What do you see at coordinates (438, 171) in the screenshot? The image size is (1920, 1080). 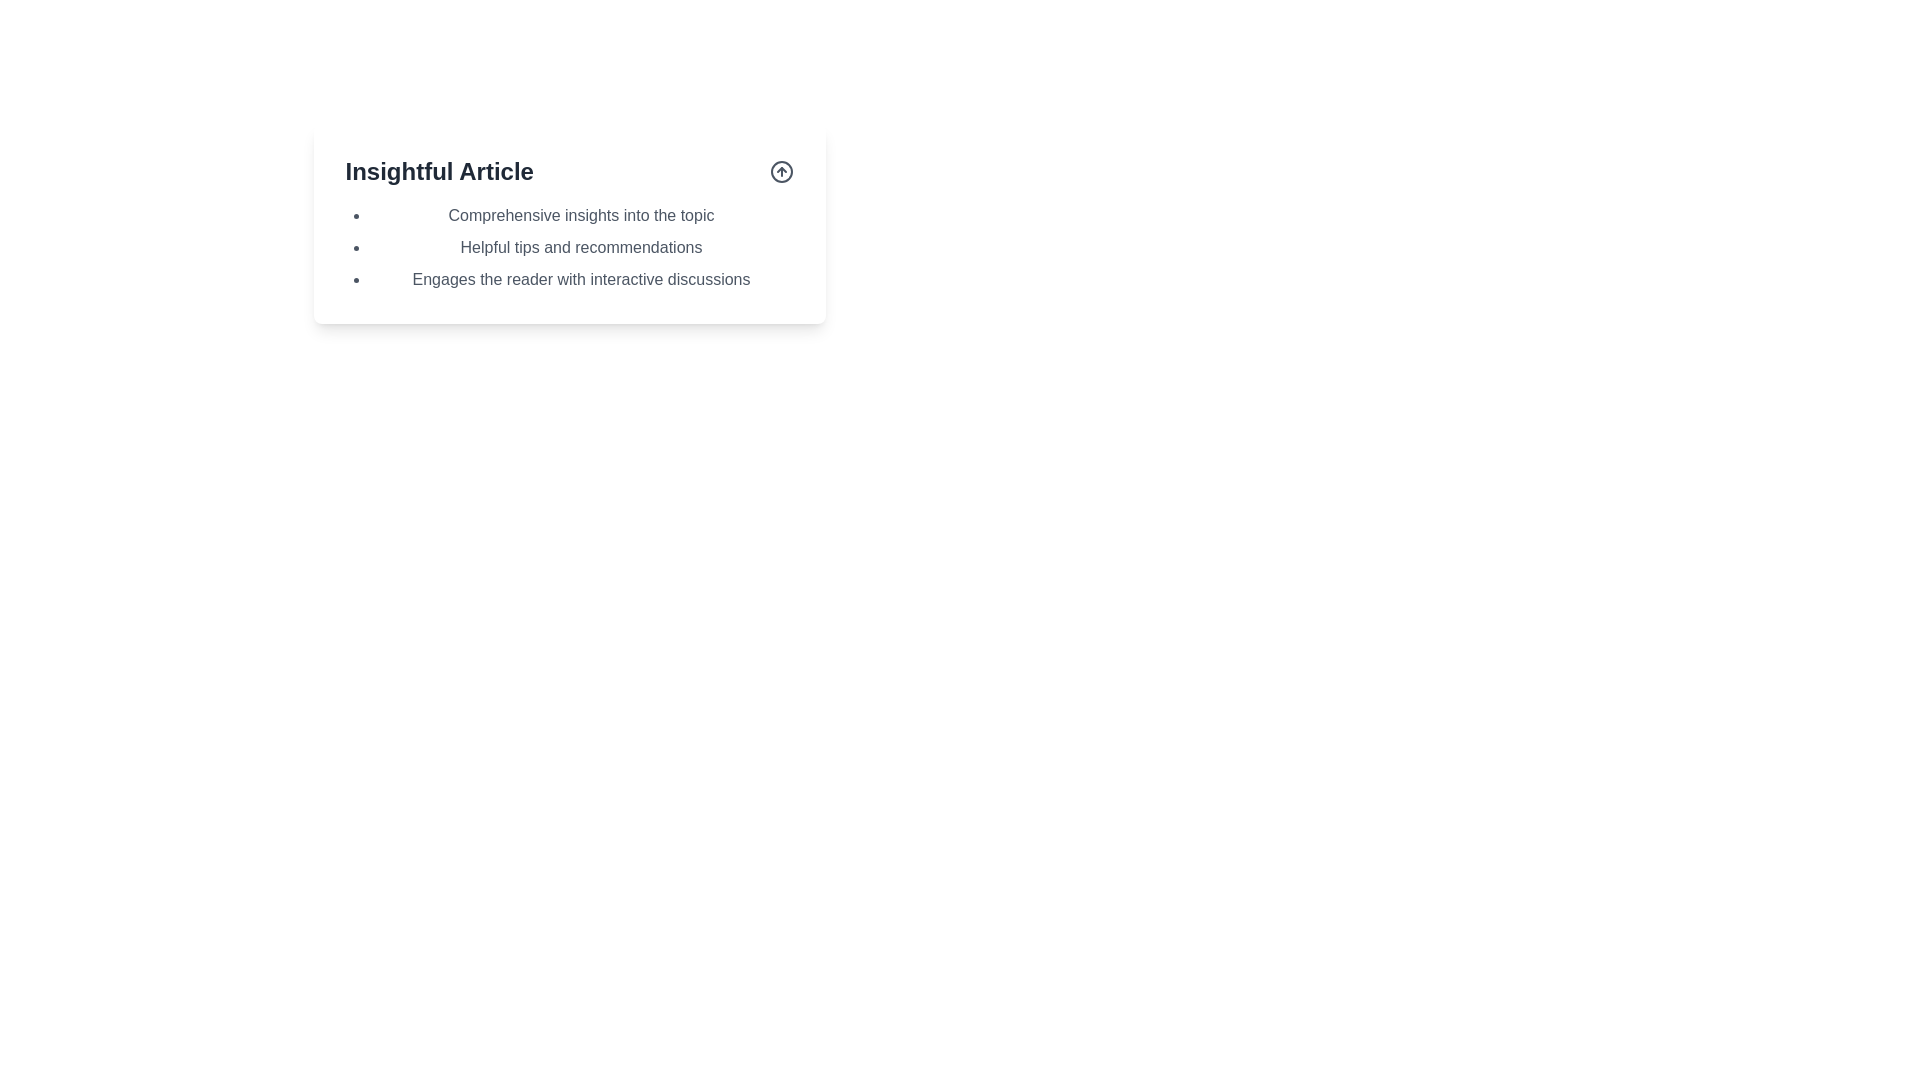 I see `the bold text label displaying 'Insightful Article' located at the top-left corner of its surrounding white card layout` at bounding box center [438, 171].